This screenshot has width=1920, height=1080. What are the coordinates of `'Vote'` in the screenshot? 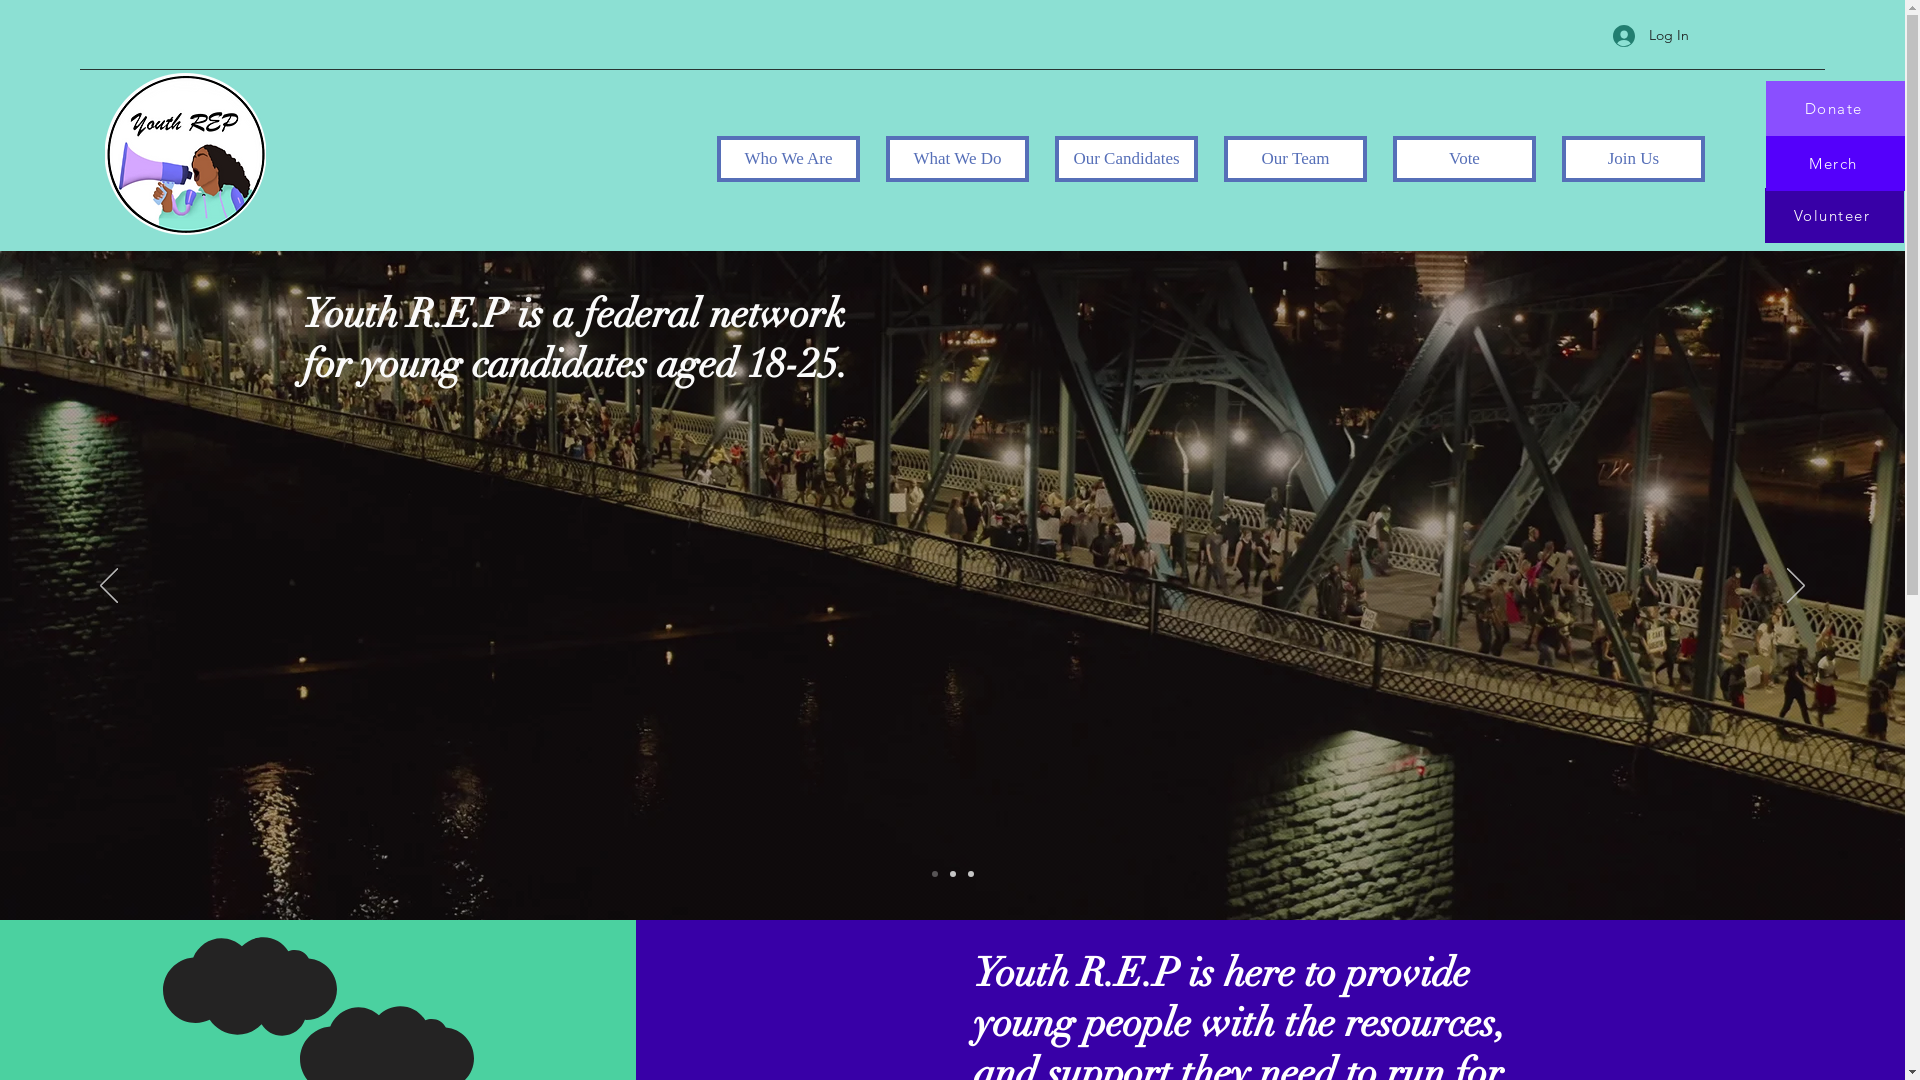 It's located at (1464, 157).